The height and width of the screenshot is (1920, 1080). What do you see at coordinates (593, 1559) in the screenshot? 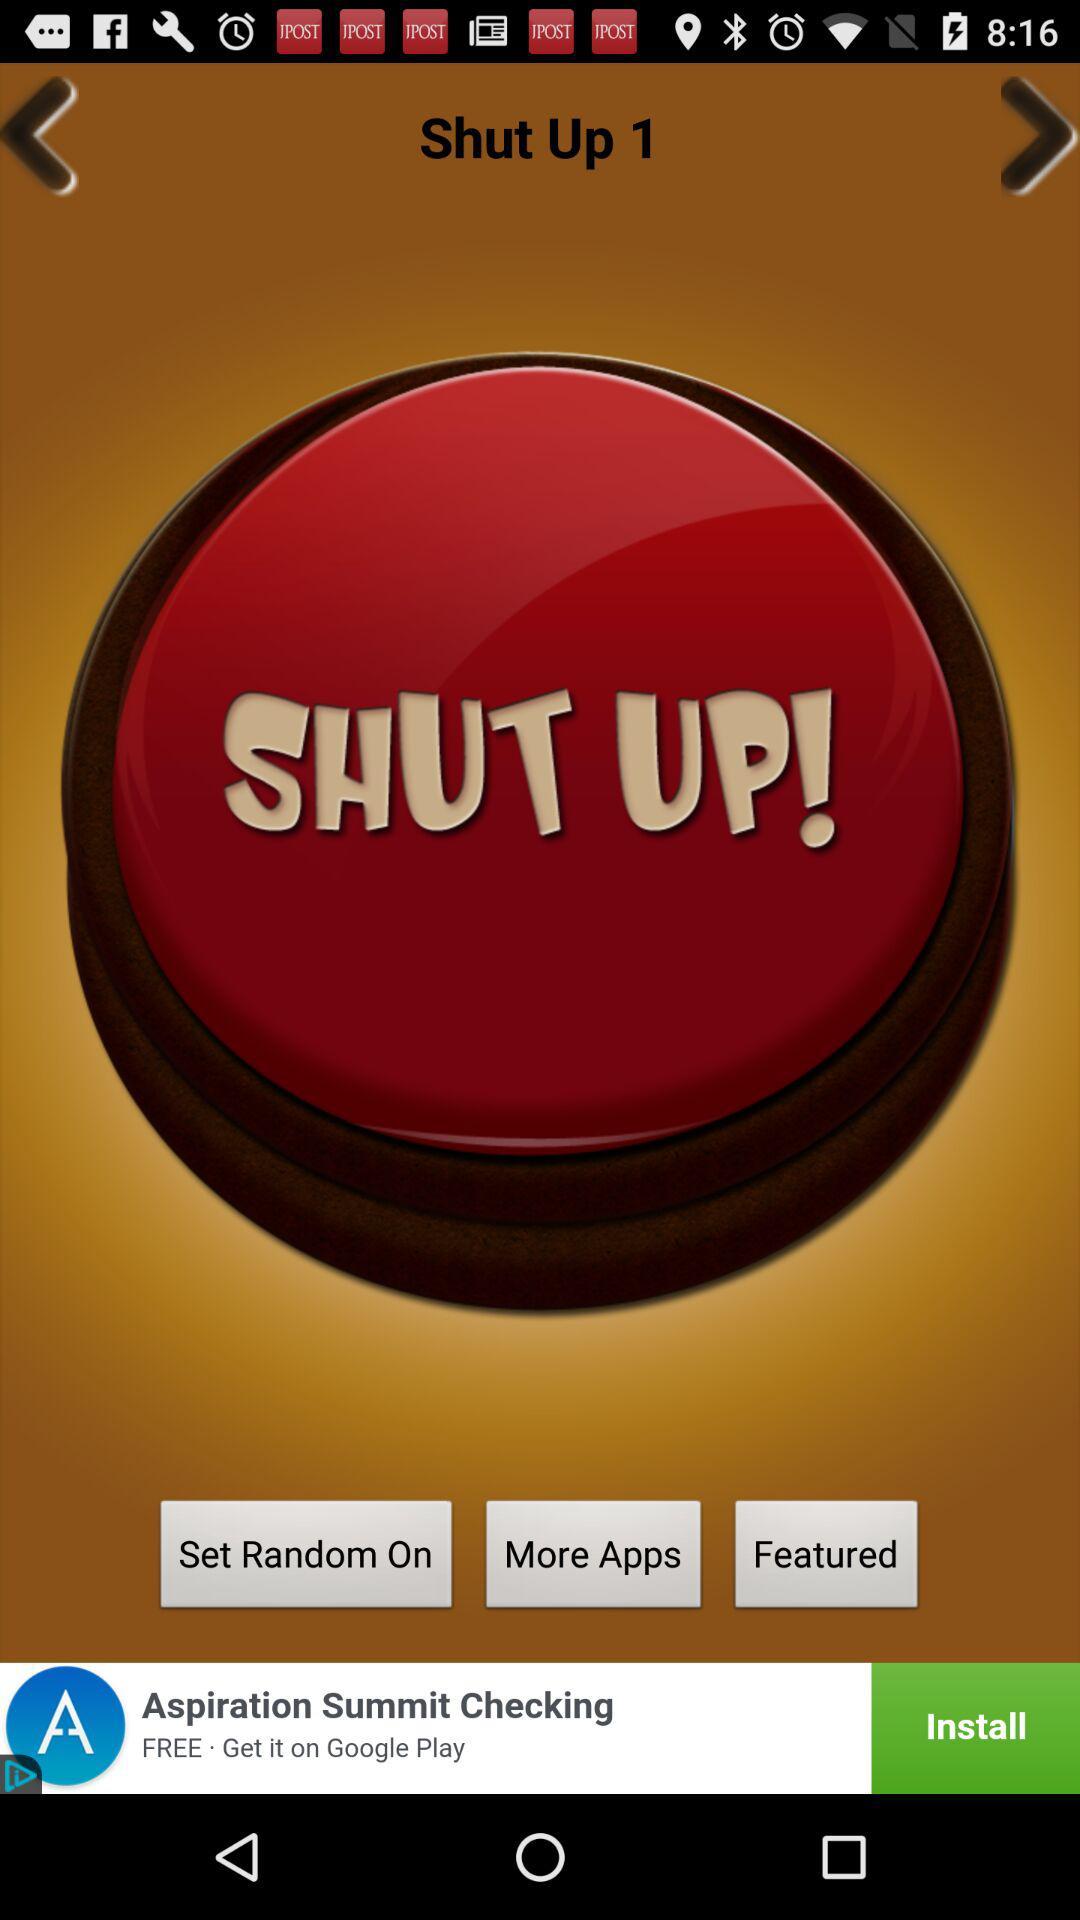
I see `the more apps button` at bounding box center [593, 1559].